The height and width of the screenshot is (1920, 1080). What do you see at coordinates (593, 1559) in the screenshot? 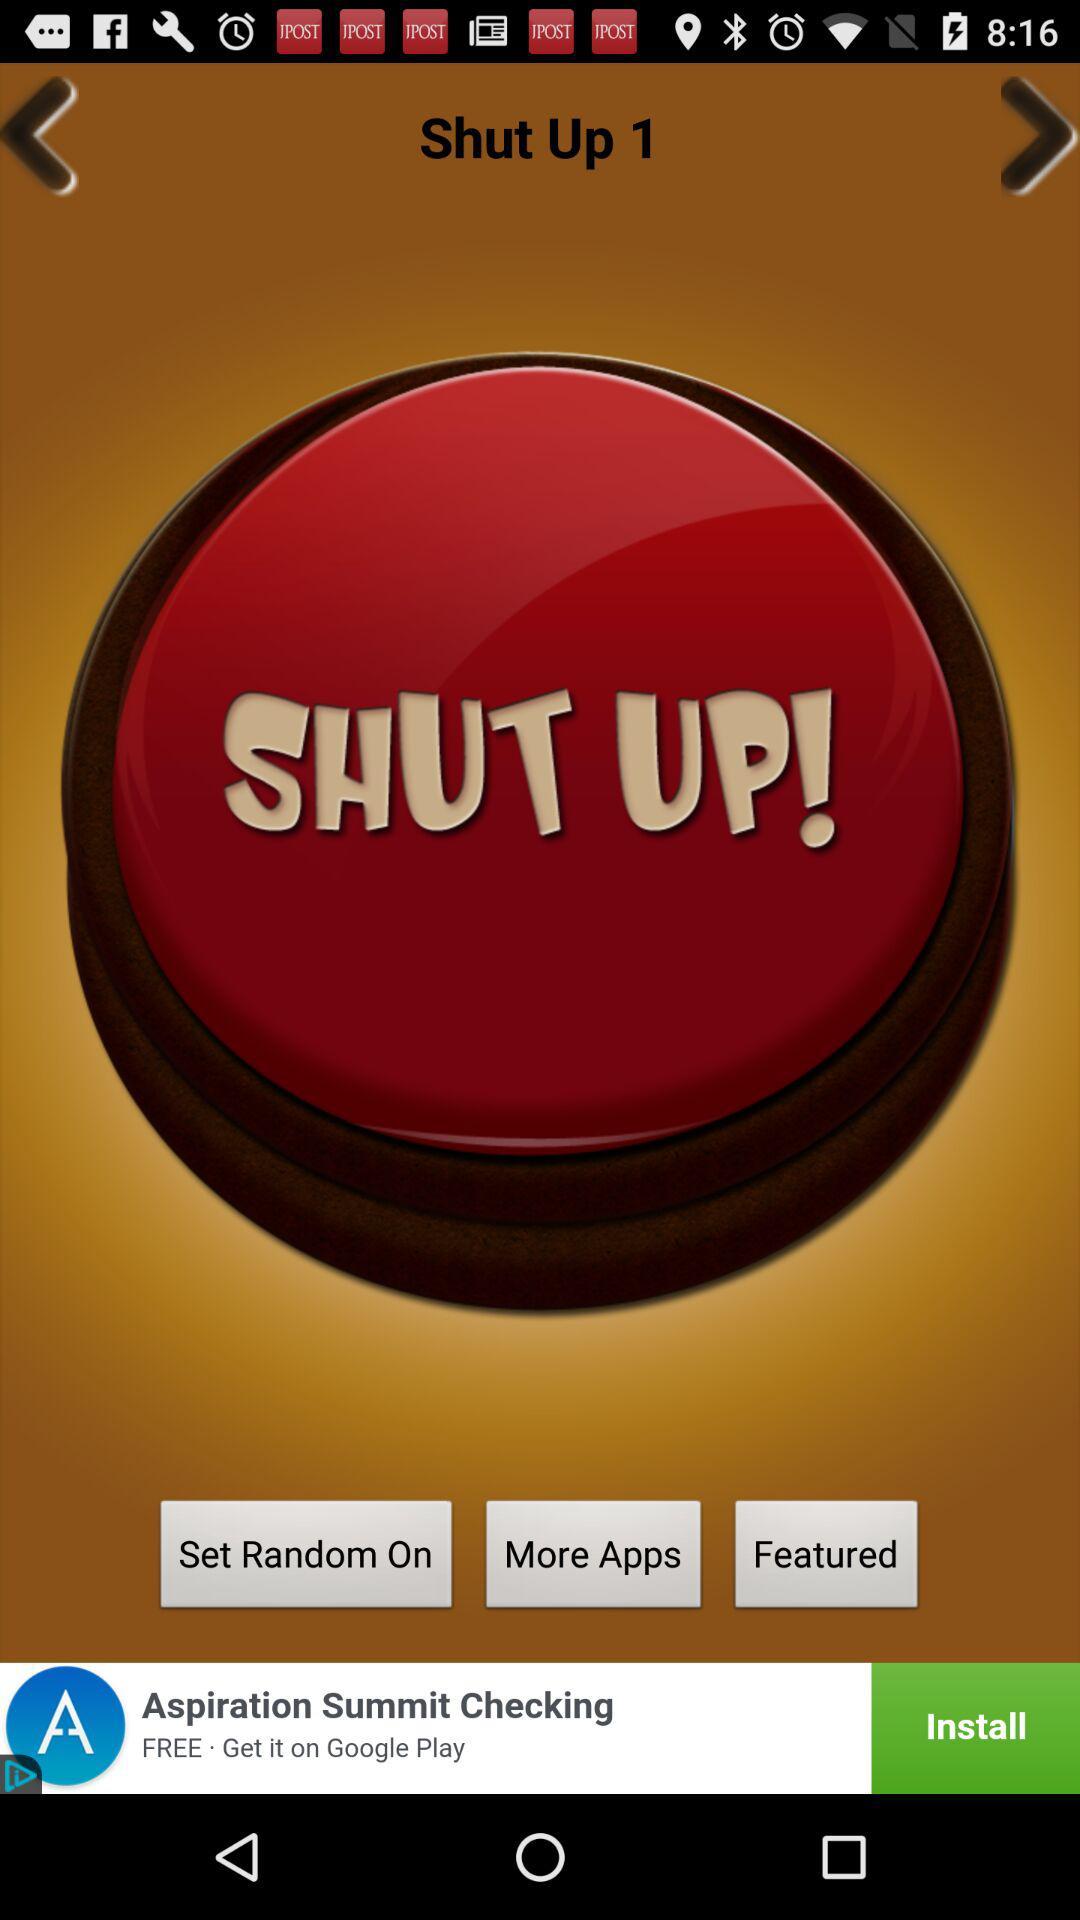
I see `the more apps button` at bounding box center [593, 1559].